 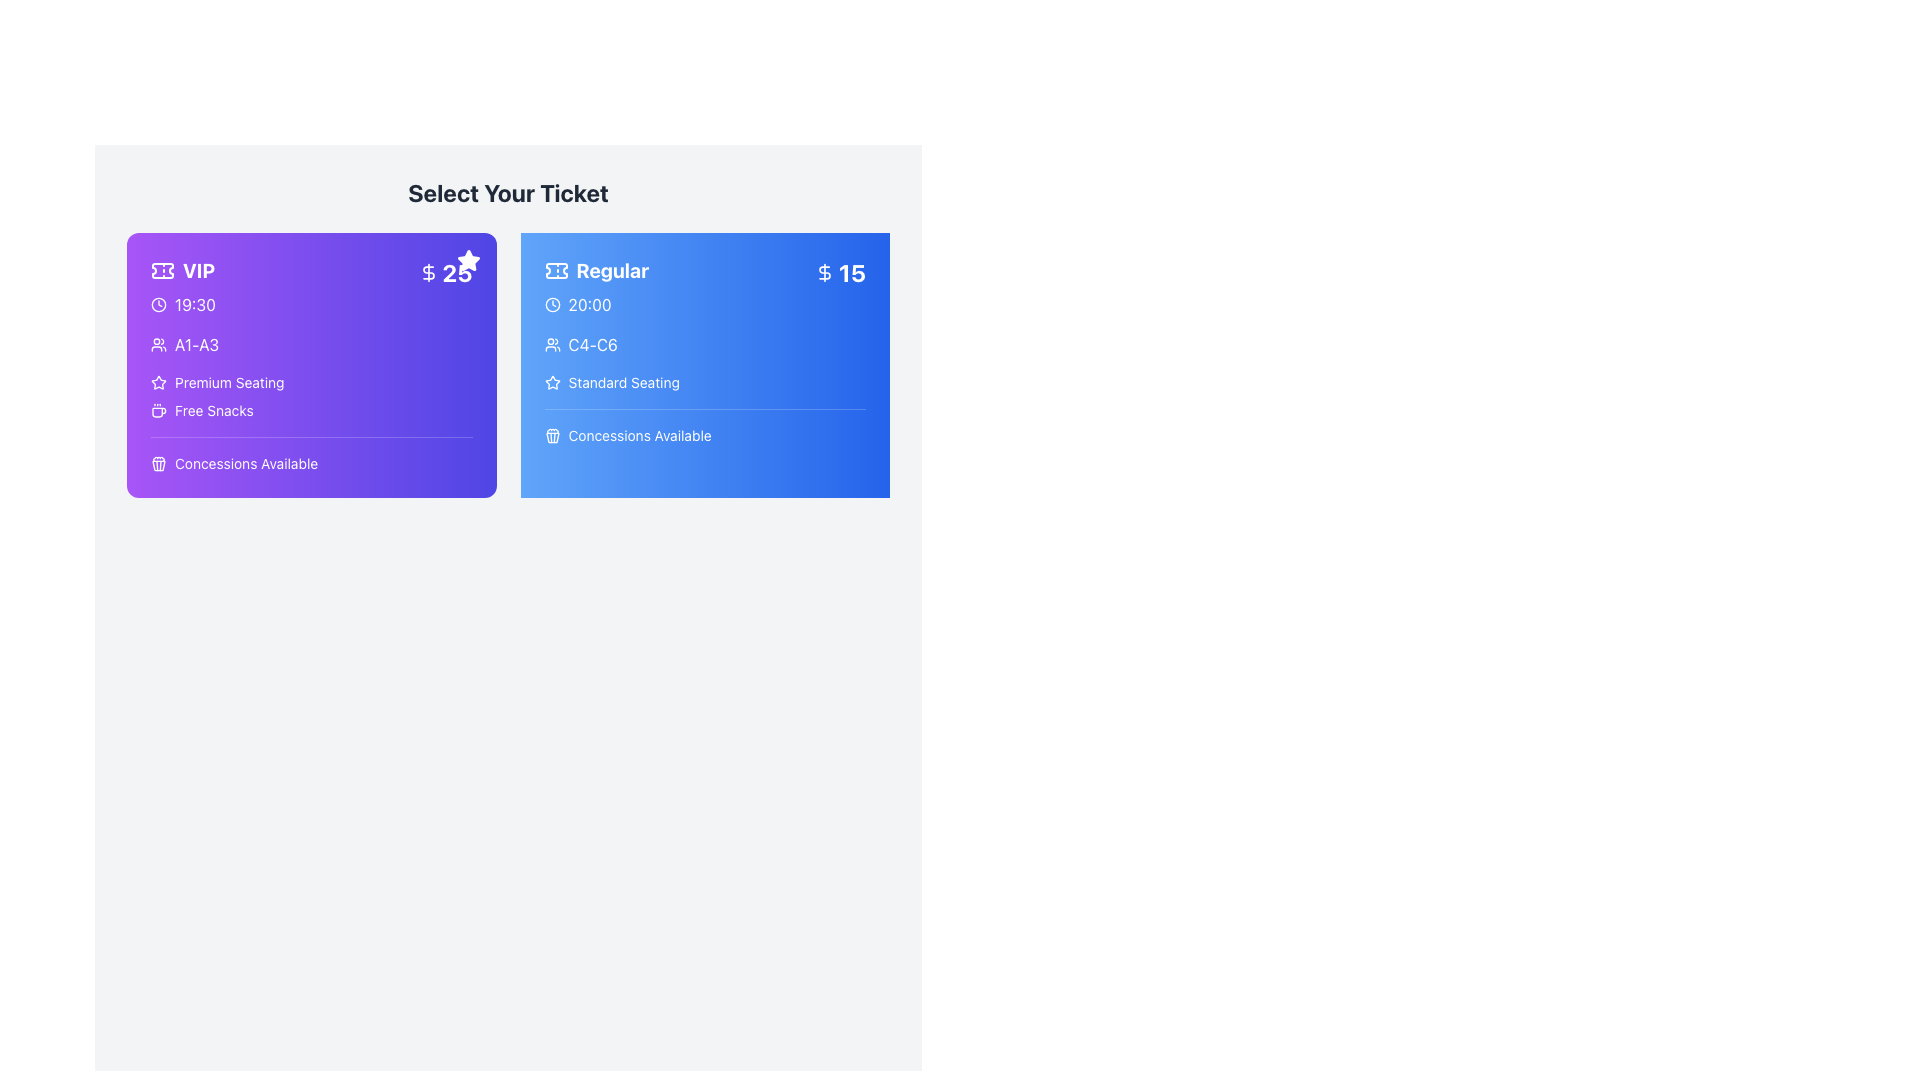 What do you see at coordinates (467, 259) in the screenshot?
I see `the icon located at the top right corner of the purple 'VIP $25' ticket card, which indicates a special feature or promotion associated with the VIP ticket` at bounding box center [467, 259].